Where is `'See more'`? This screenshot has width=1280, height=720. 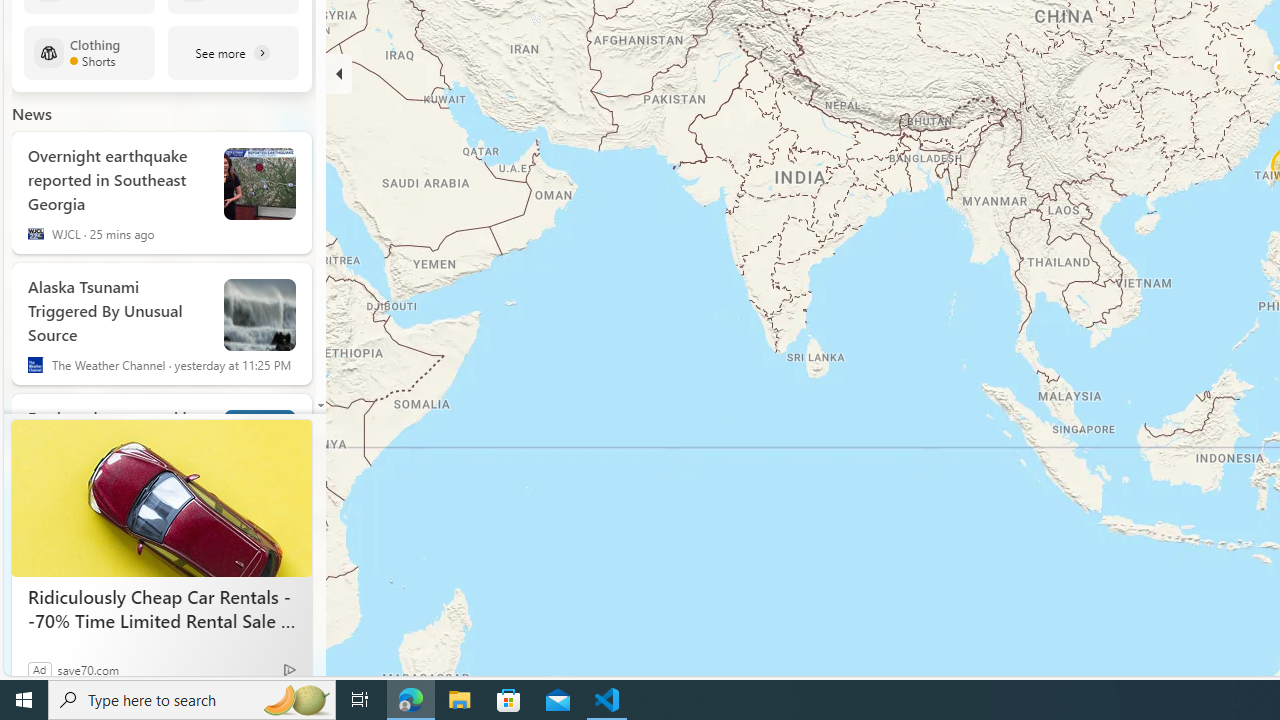
'See more' is located at coordinates (233, 51).